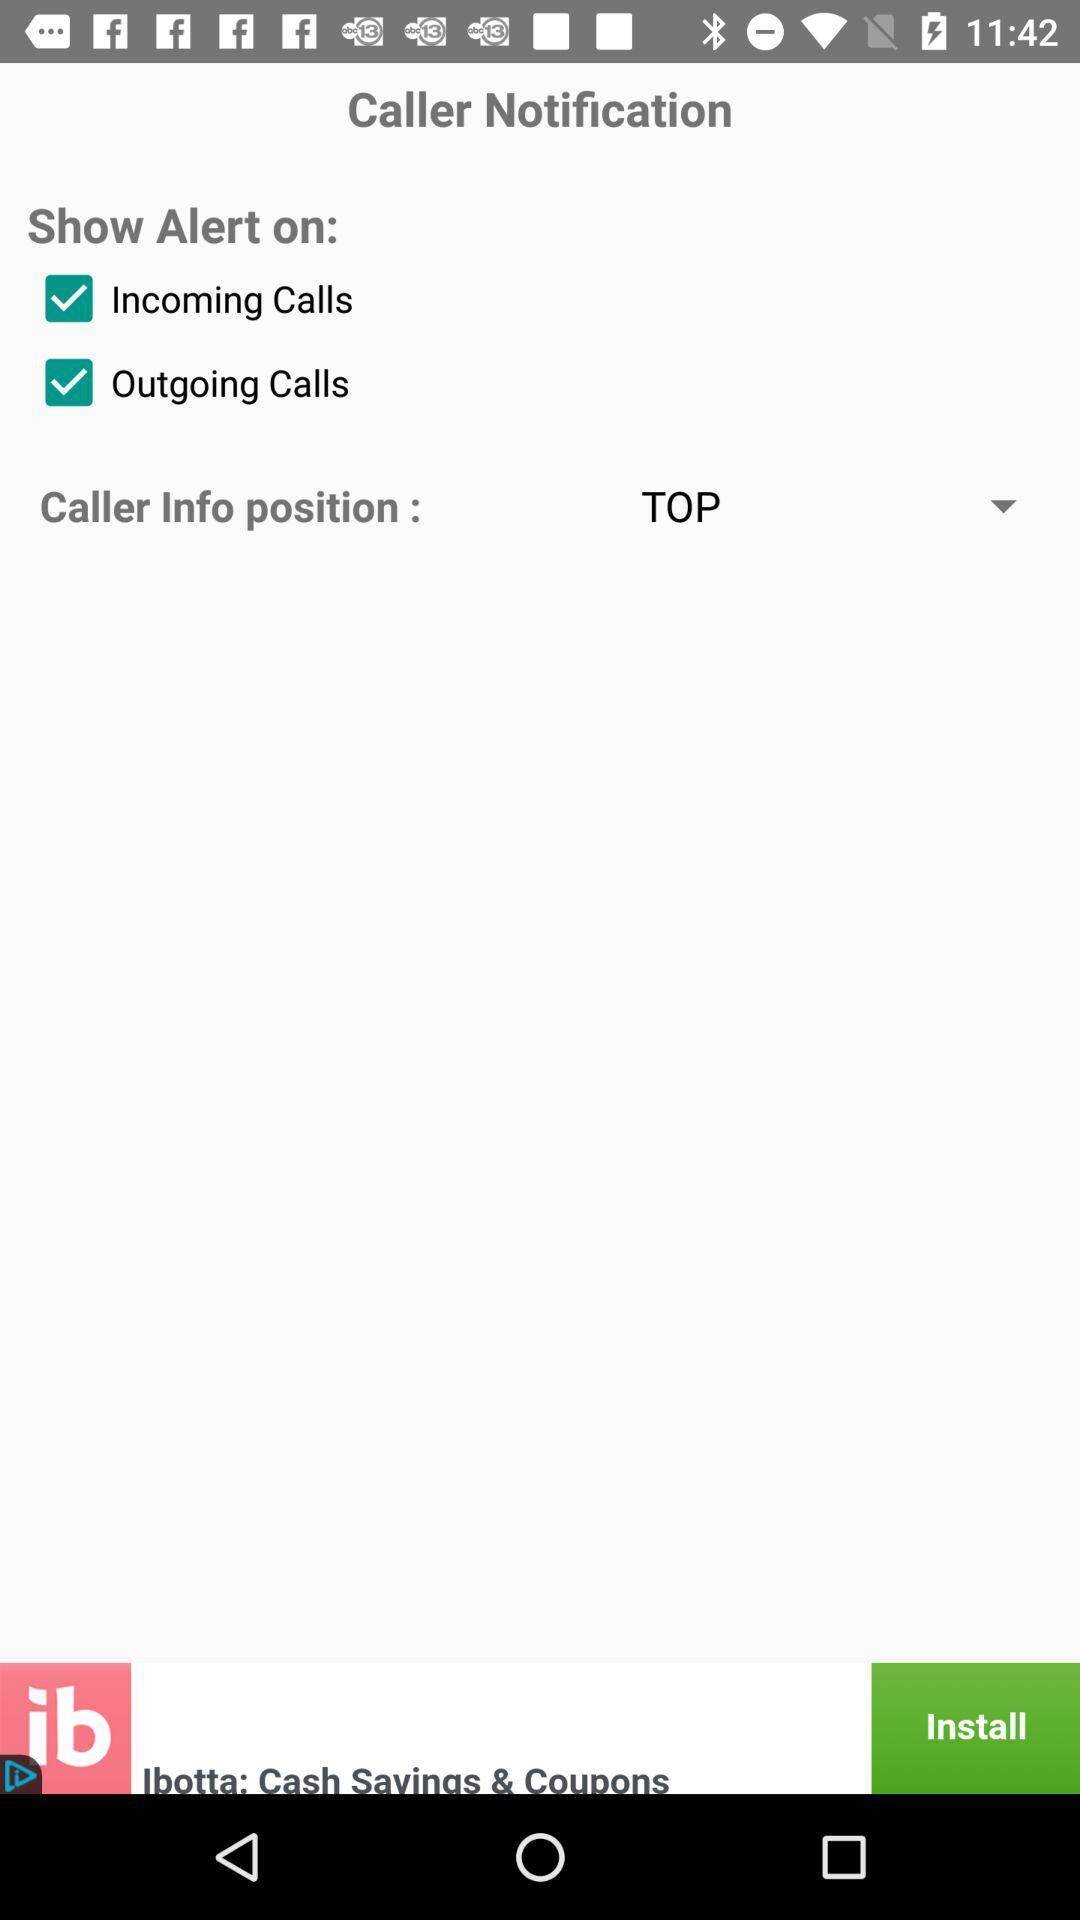  I want to click on install option, so click(540, 1727).